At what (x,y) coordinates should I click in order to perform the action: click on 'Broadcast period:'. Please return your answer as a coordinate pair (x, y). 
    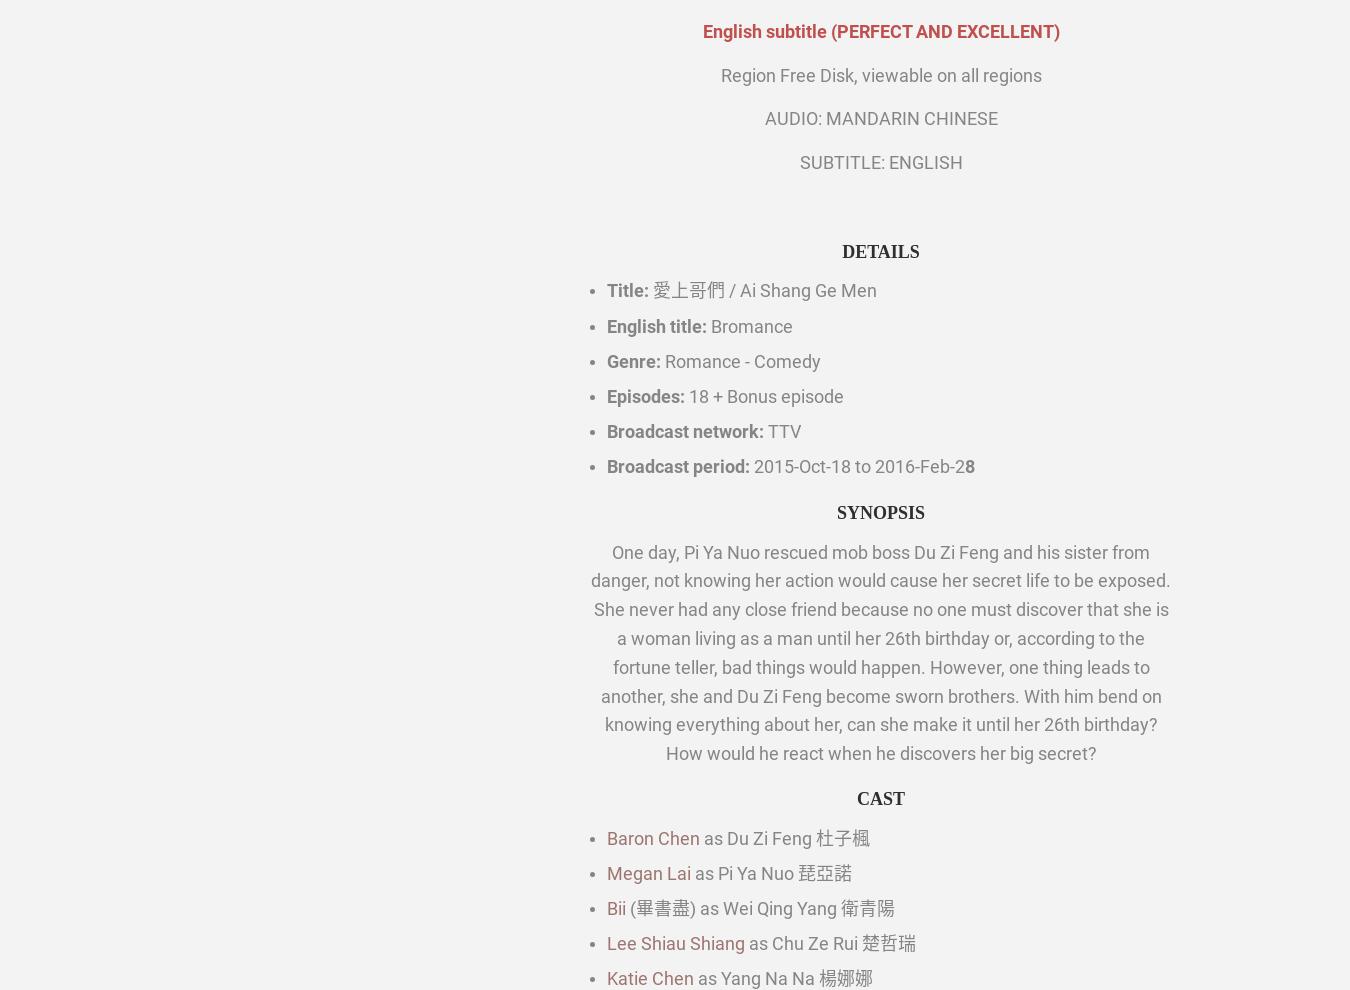
    Looking at the image, I should click on (677, 466).